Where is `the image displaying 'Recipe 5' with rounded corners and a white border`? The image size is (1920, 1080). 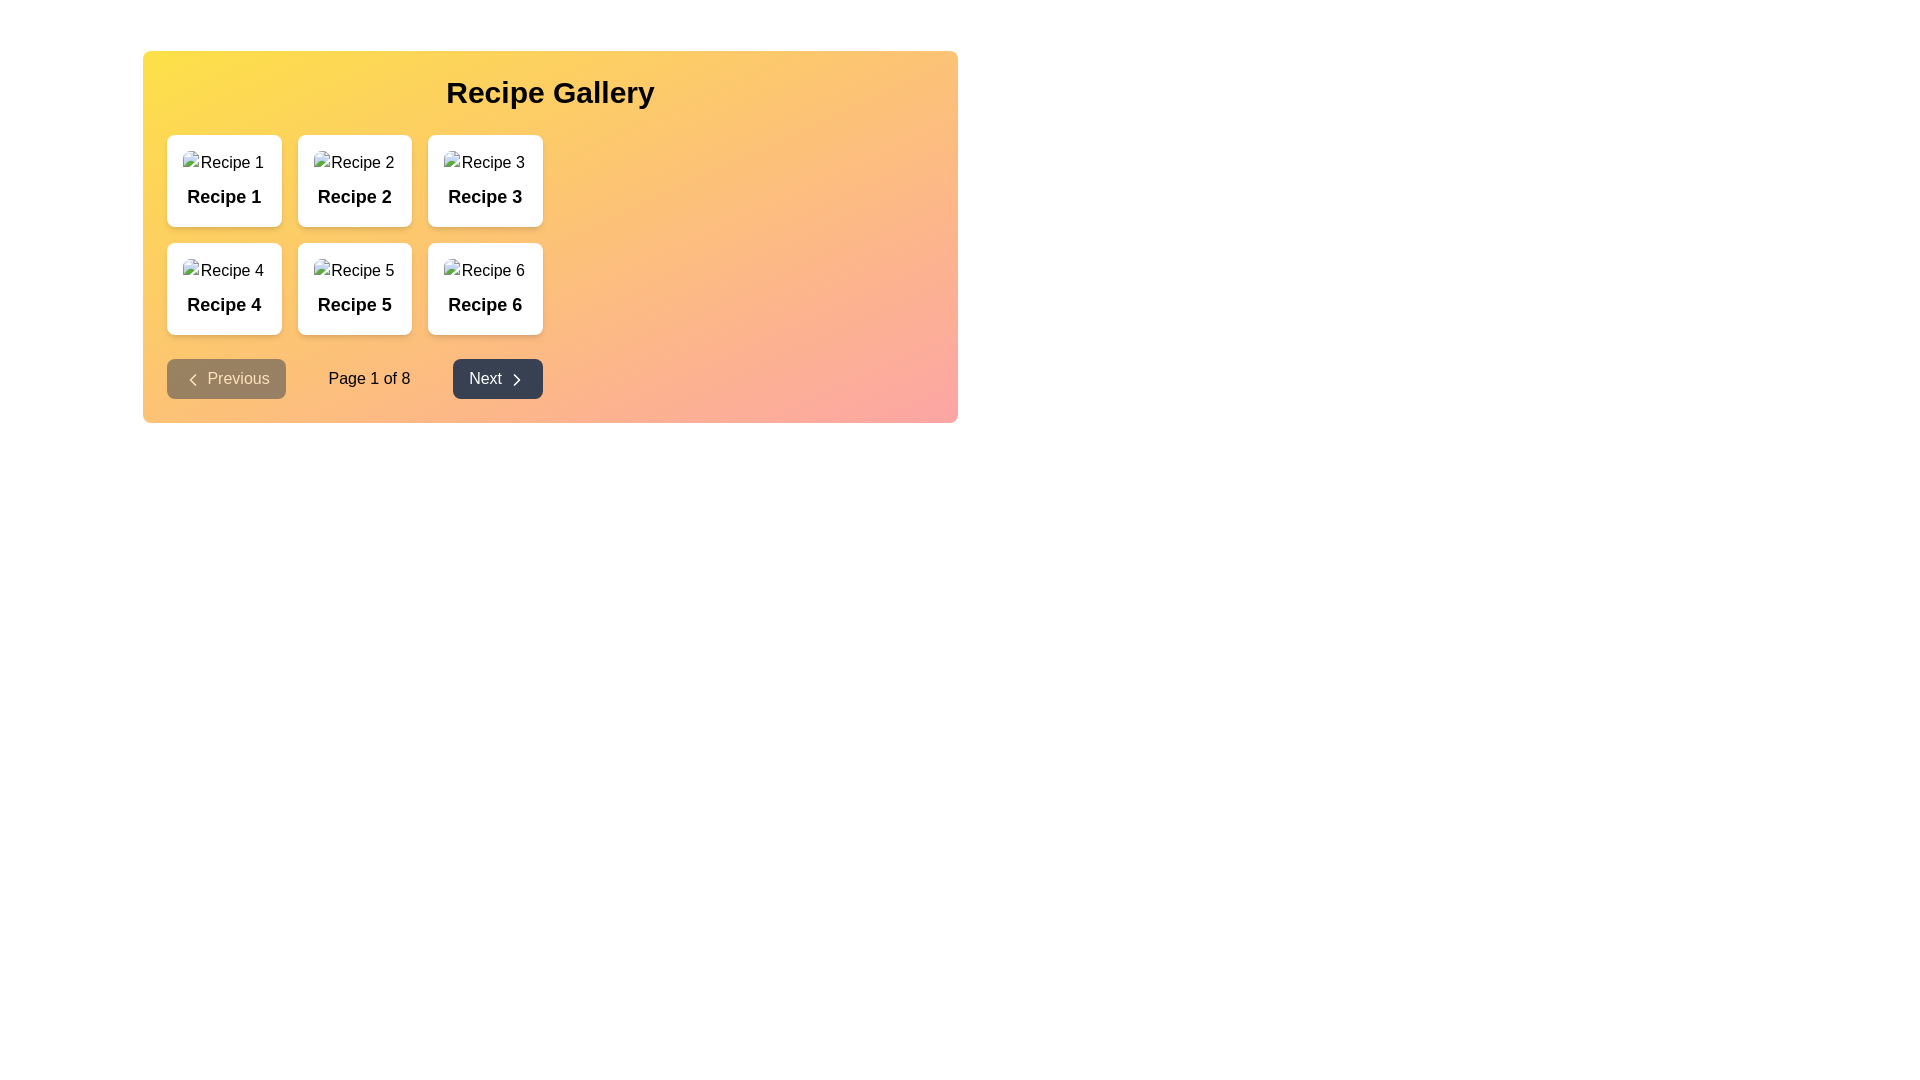 the image displaying 'Recipe 5' with rounded corners and a white border is located at coordinates (354, 270).